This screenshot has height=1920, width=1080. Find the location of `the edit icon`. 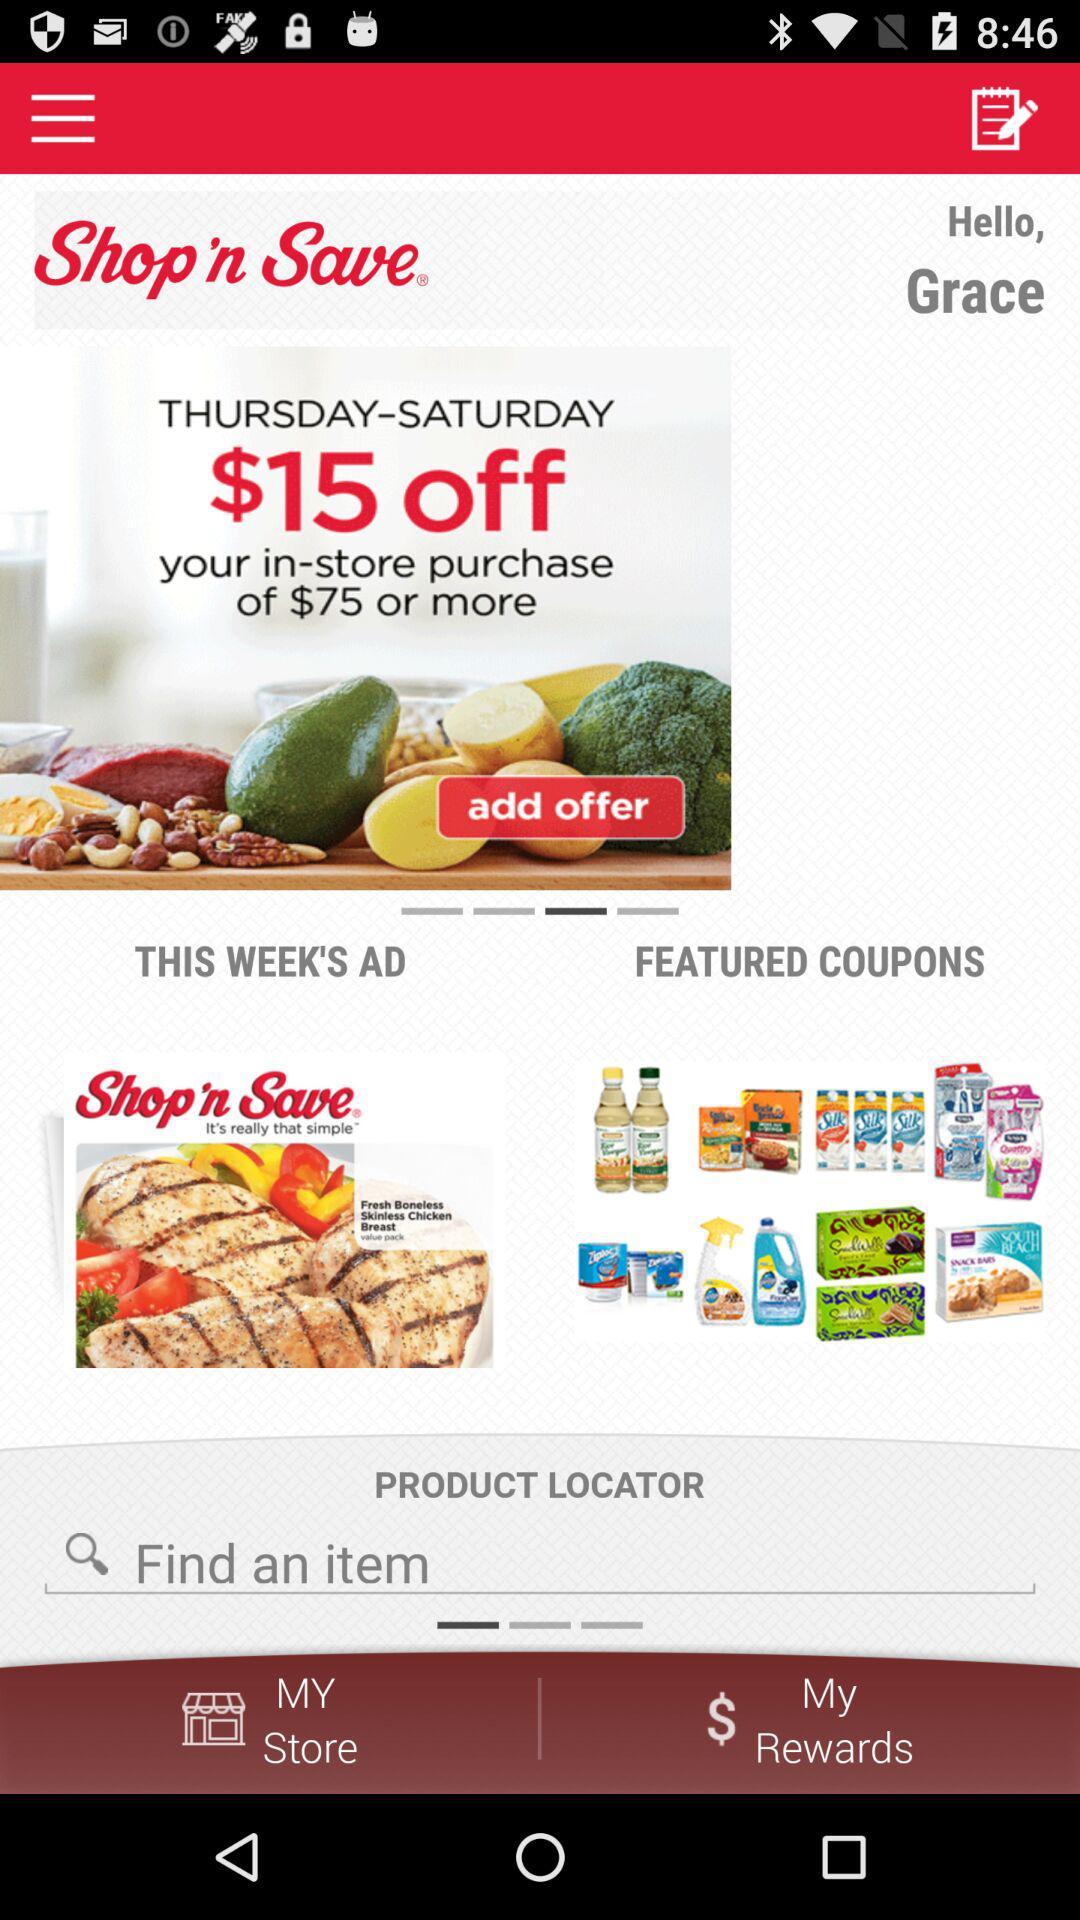

the edit icon is located at coordinates (1003, 125).